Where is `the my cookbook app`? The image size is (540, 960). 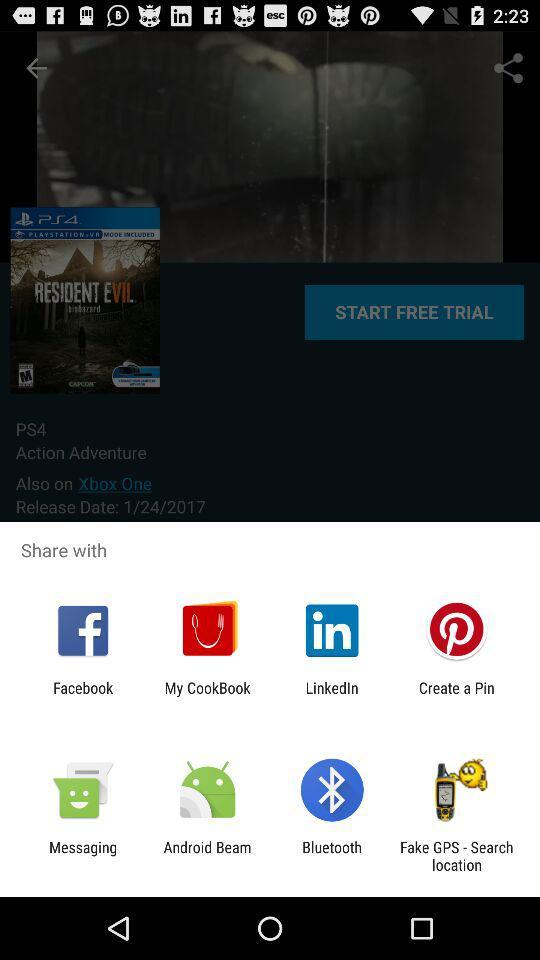 the my cookbook app is located at coordinates (206, 696).